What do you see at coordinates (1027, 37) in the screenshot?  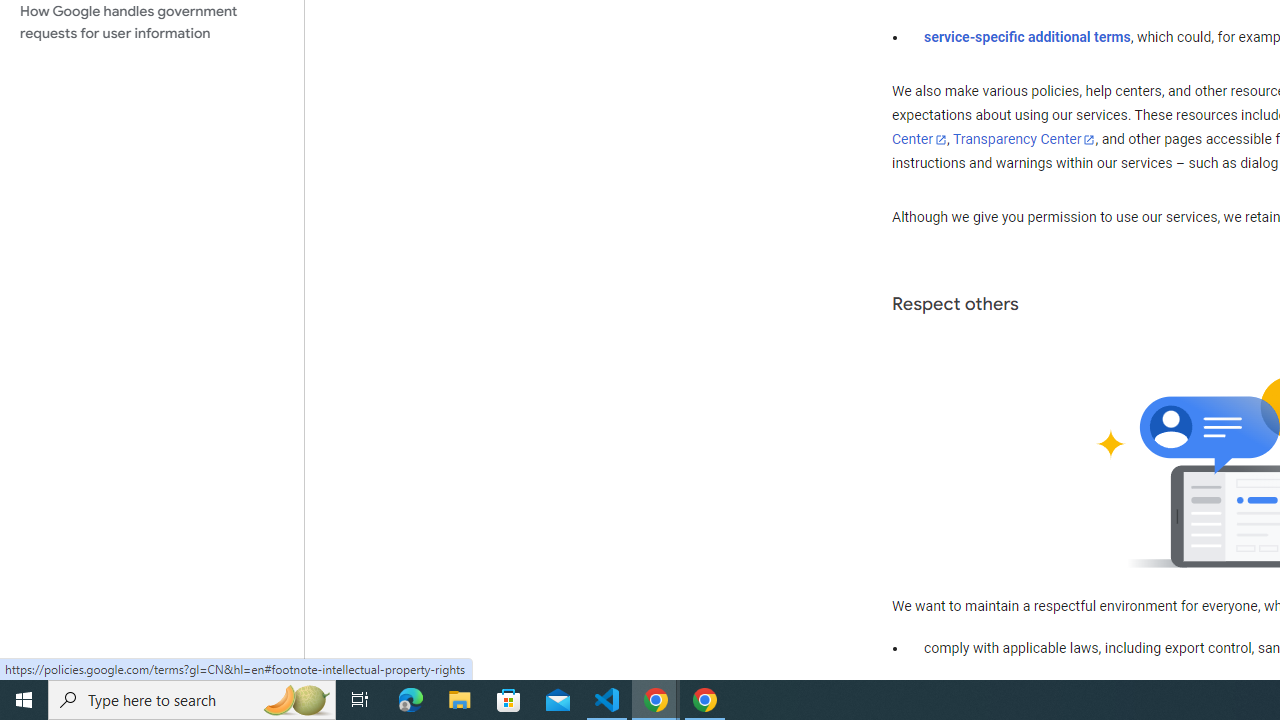 I see `'service-specific additional terms'` at bounding box center [1027, 37].